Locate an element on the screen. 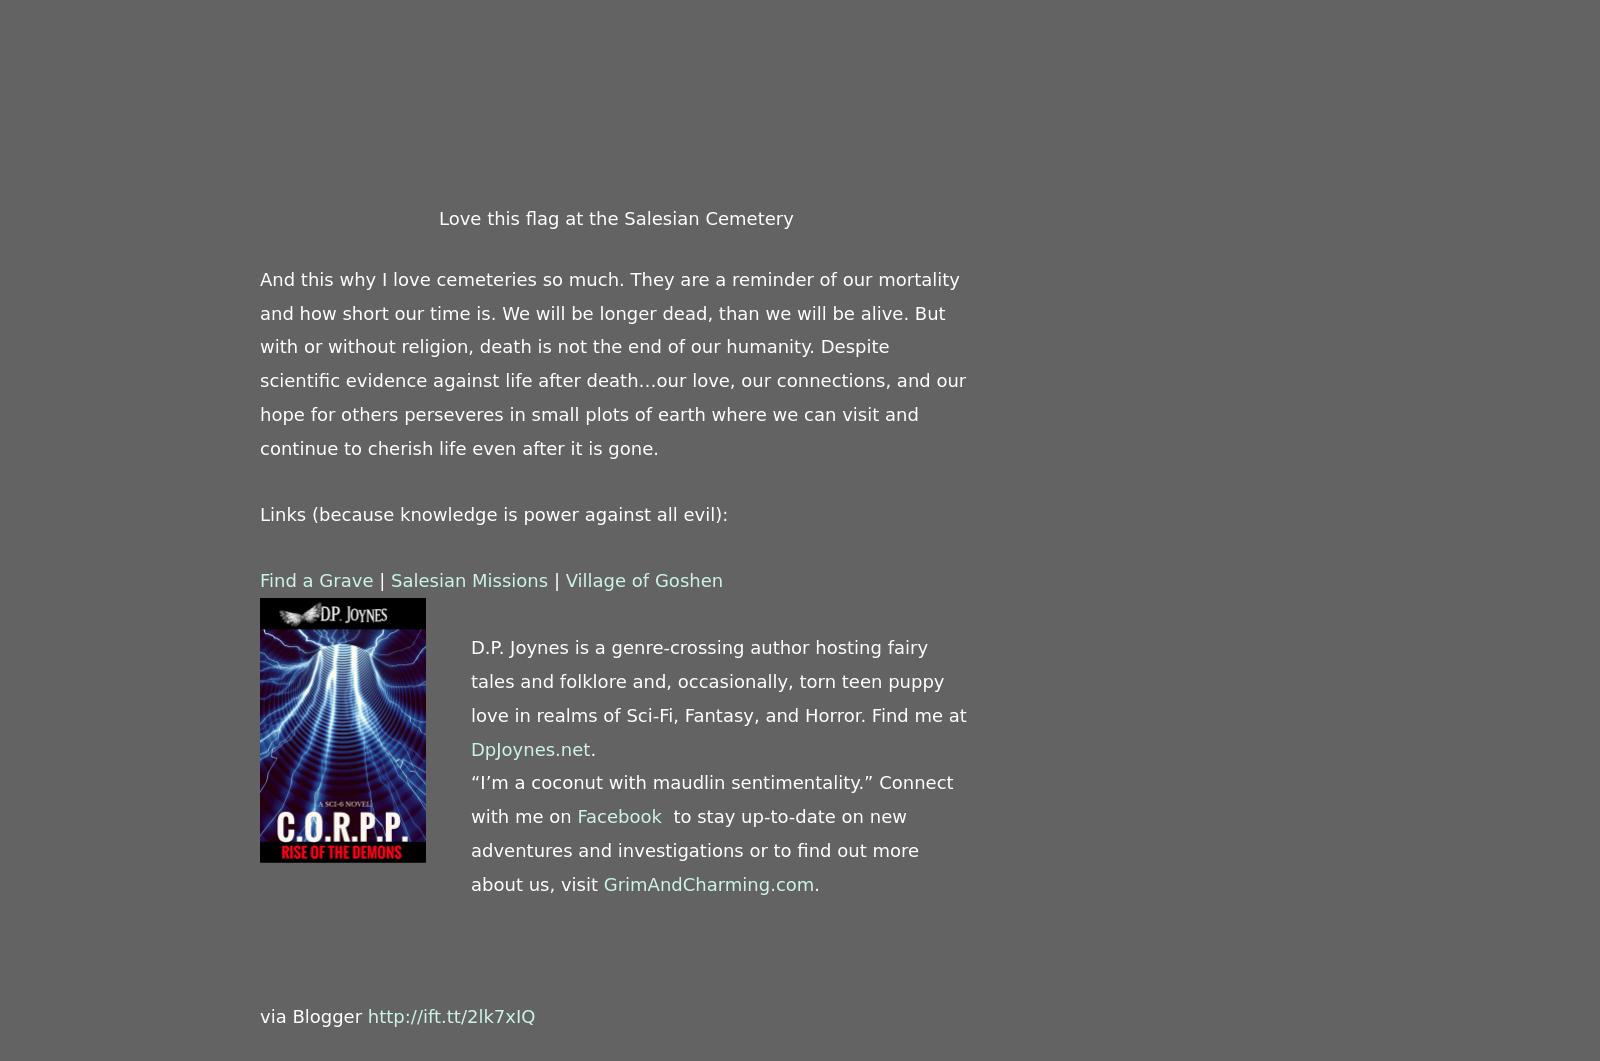  'Find a Grave' is located at coordinates (316, 578).